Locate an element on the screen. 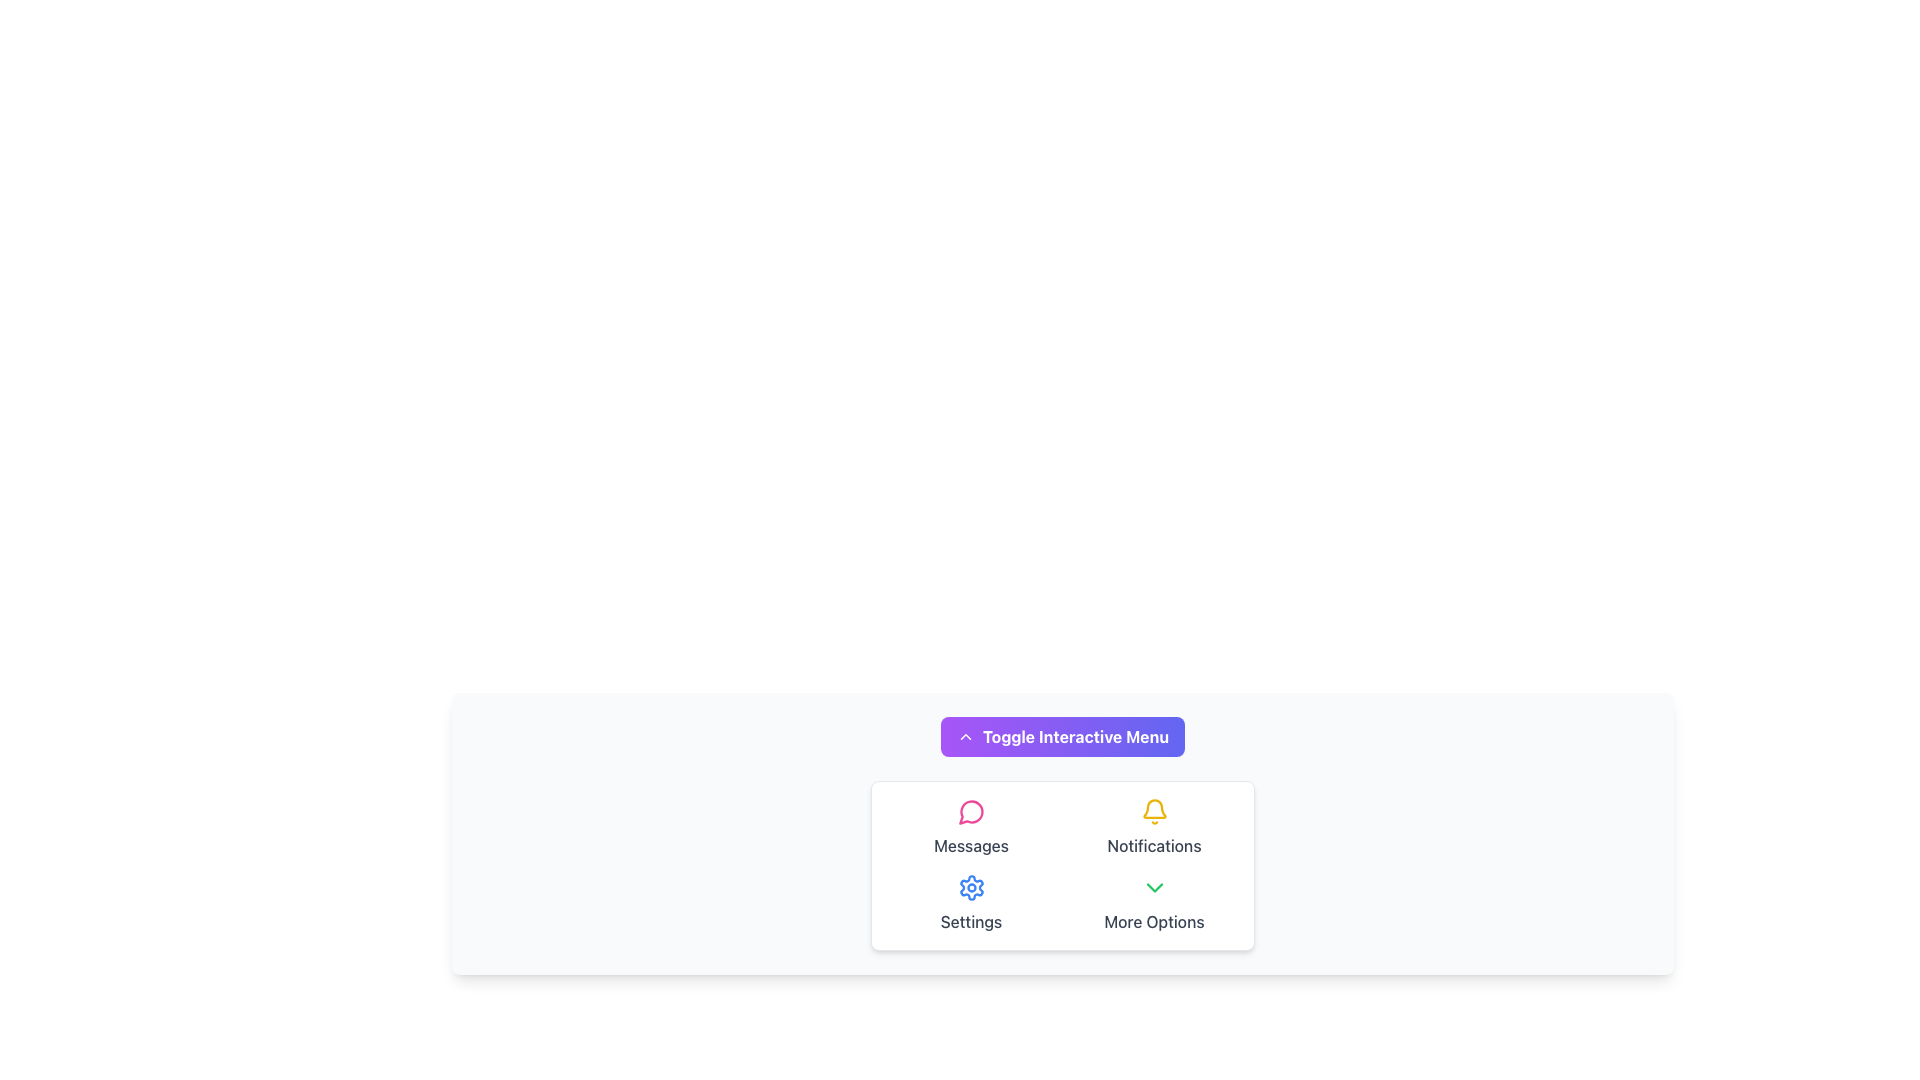 The height and width of the screenshot is (1080, 1920). the interactive menu trigger located in the bottom-right corner of the grid, below the 'Notifications' section and adjacent to the 'Settings' section is located at coordinates (1154, 903).